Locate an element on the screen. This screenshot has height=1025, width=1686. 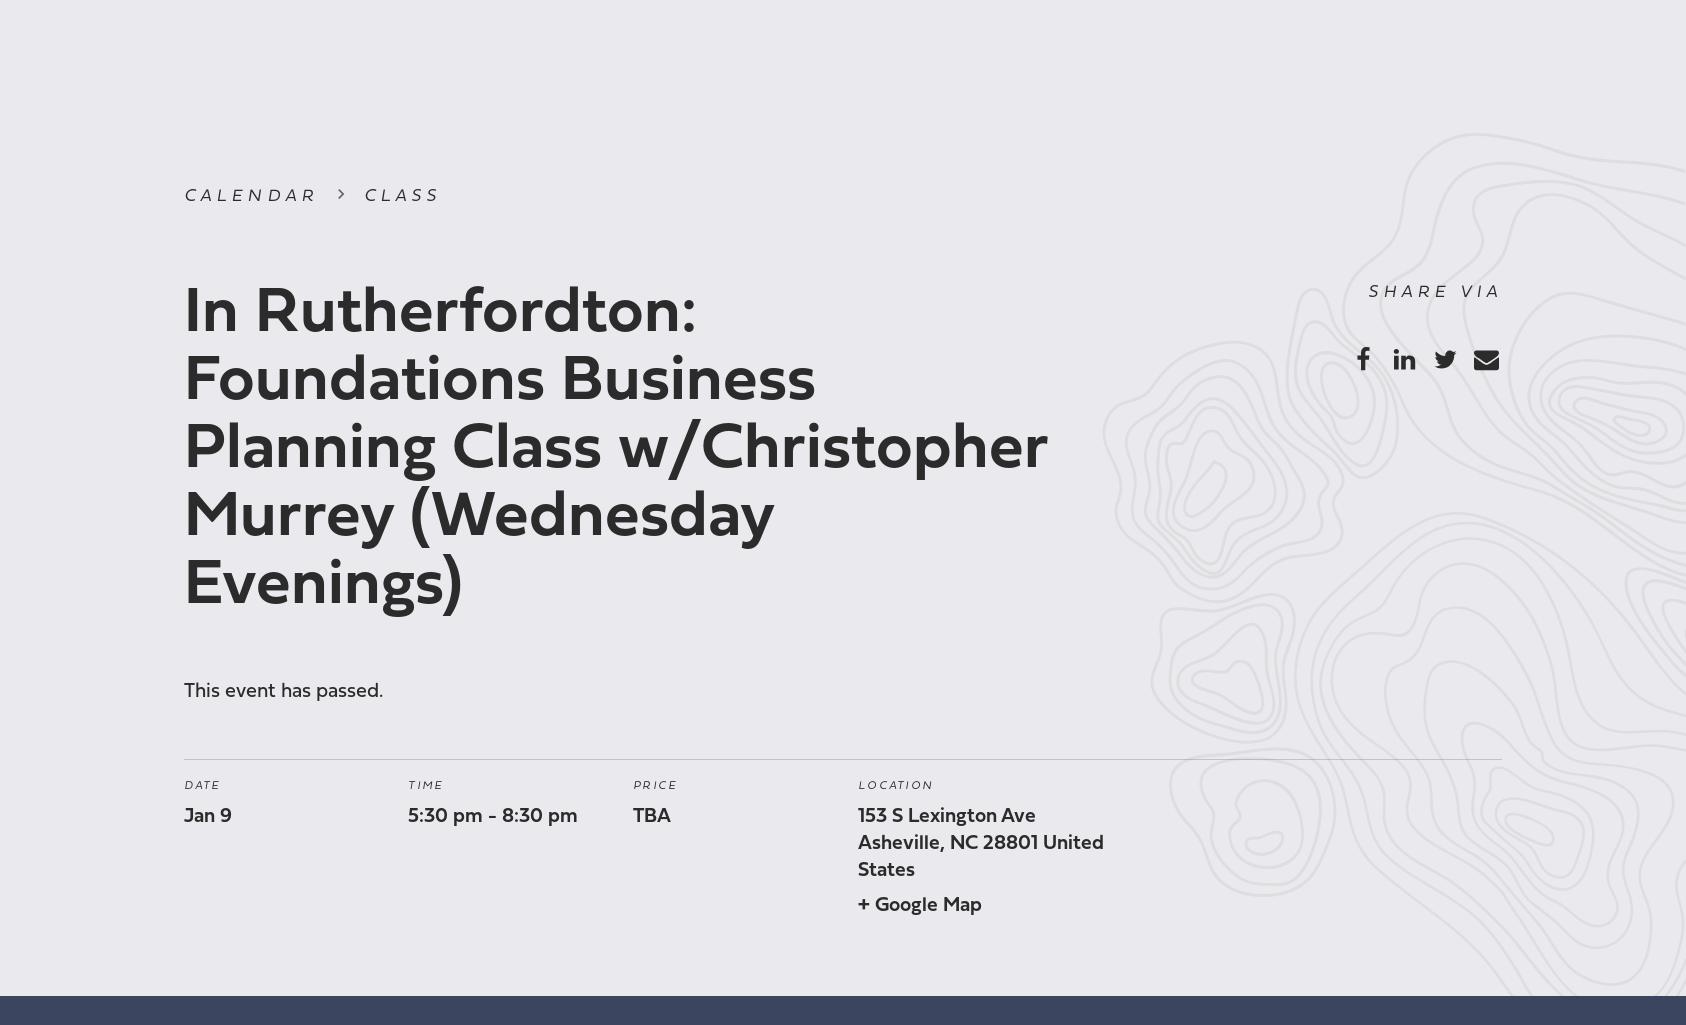
'Date' is located at coordinates (201, 785).